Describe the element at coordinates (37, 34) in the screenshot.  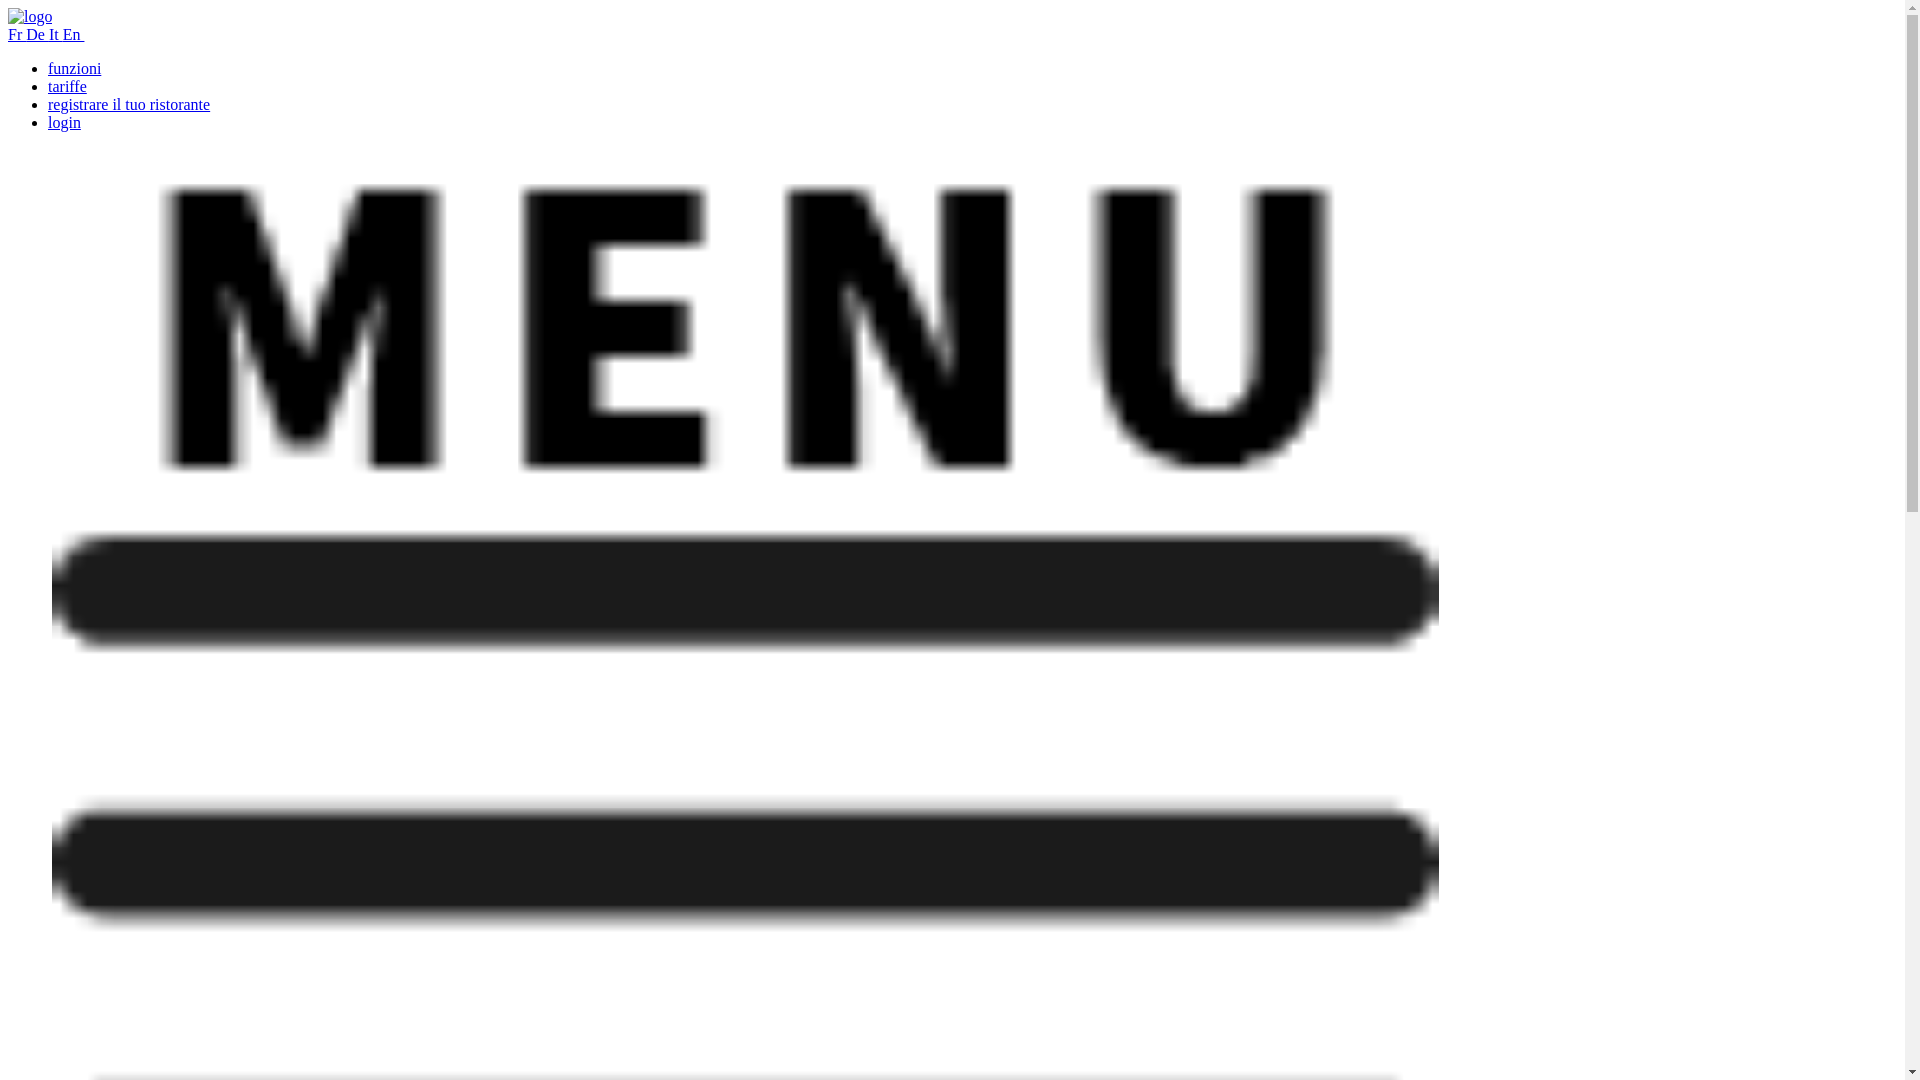
I see `'De'` at that location.